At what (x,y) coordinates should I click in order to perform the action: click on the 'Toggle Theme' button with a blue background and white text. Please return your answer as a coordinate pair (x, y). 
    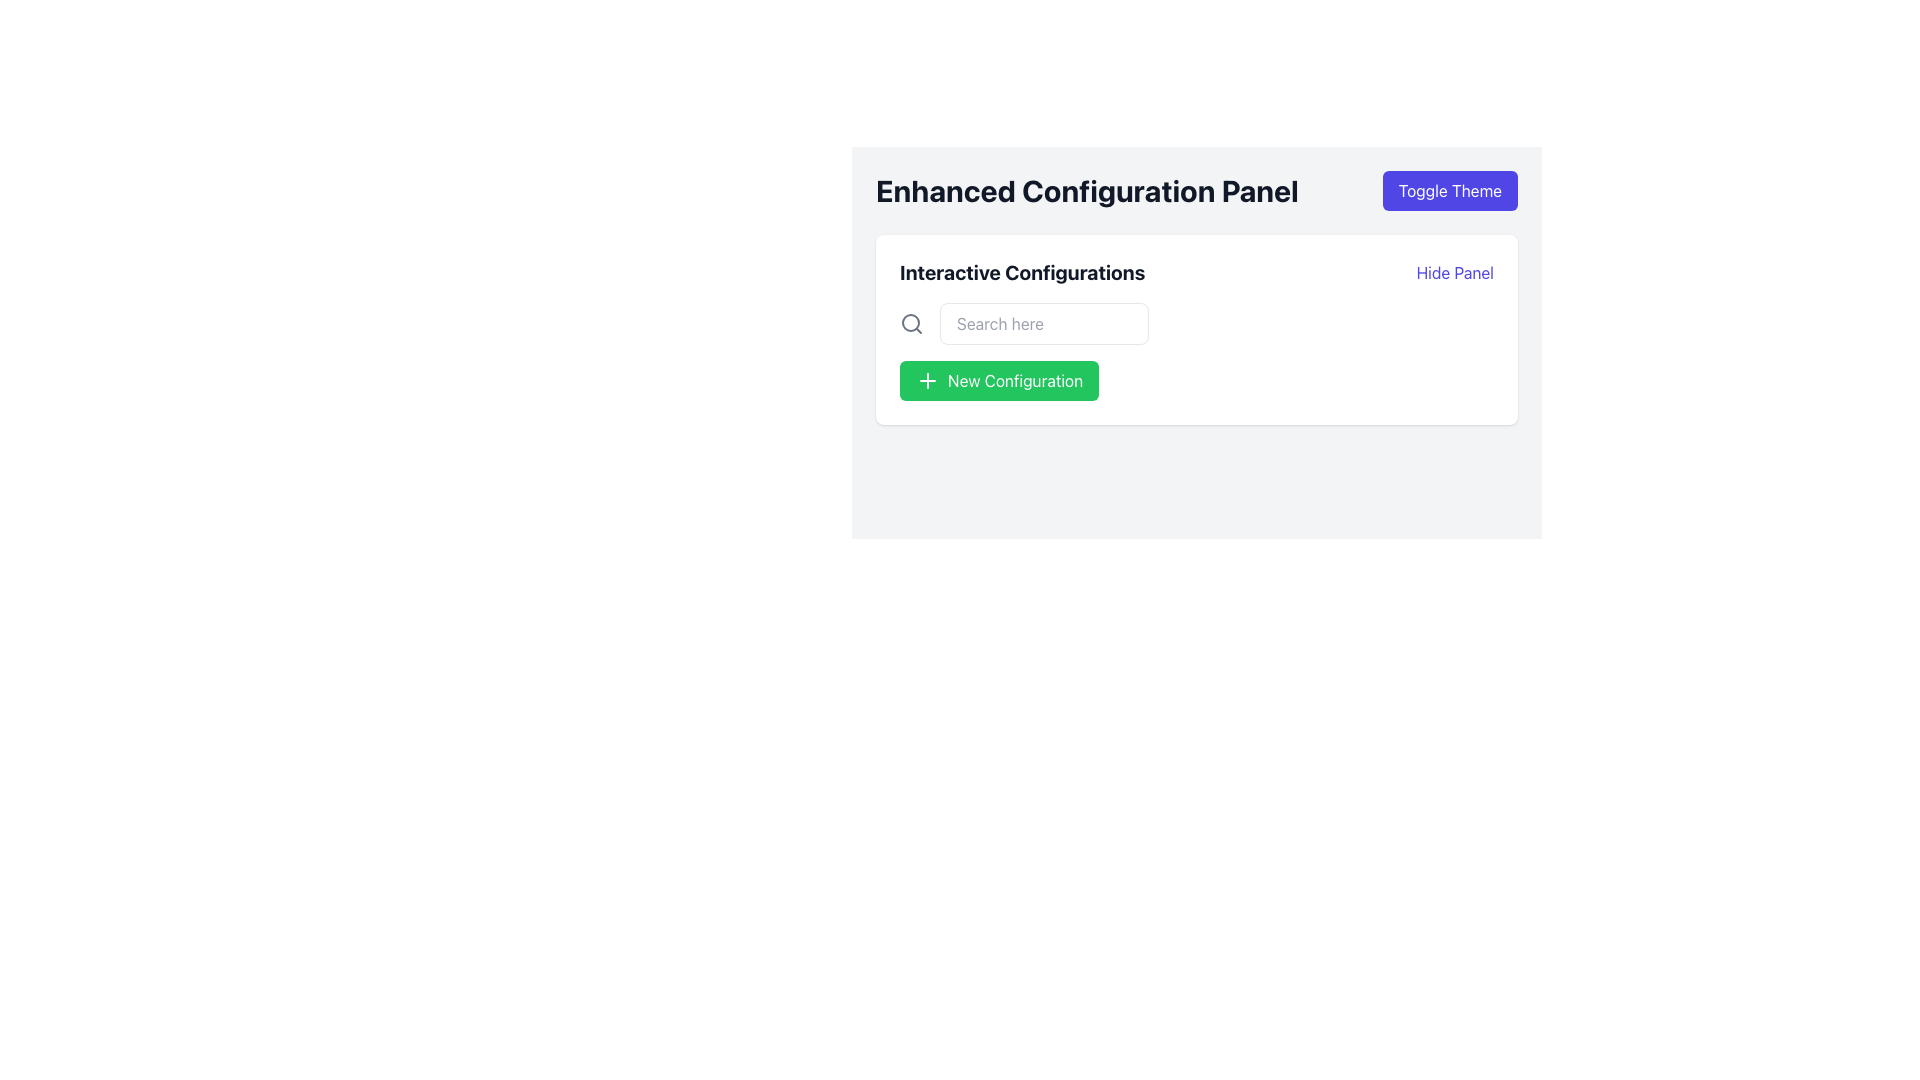
    Looking at the image, I should click on (1450, 191).